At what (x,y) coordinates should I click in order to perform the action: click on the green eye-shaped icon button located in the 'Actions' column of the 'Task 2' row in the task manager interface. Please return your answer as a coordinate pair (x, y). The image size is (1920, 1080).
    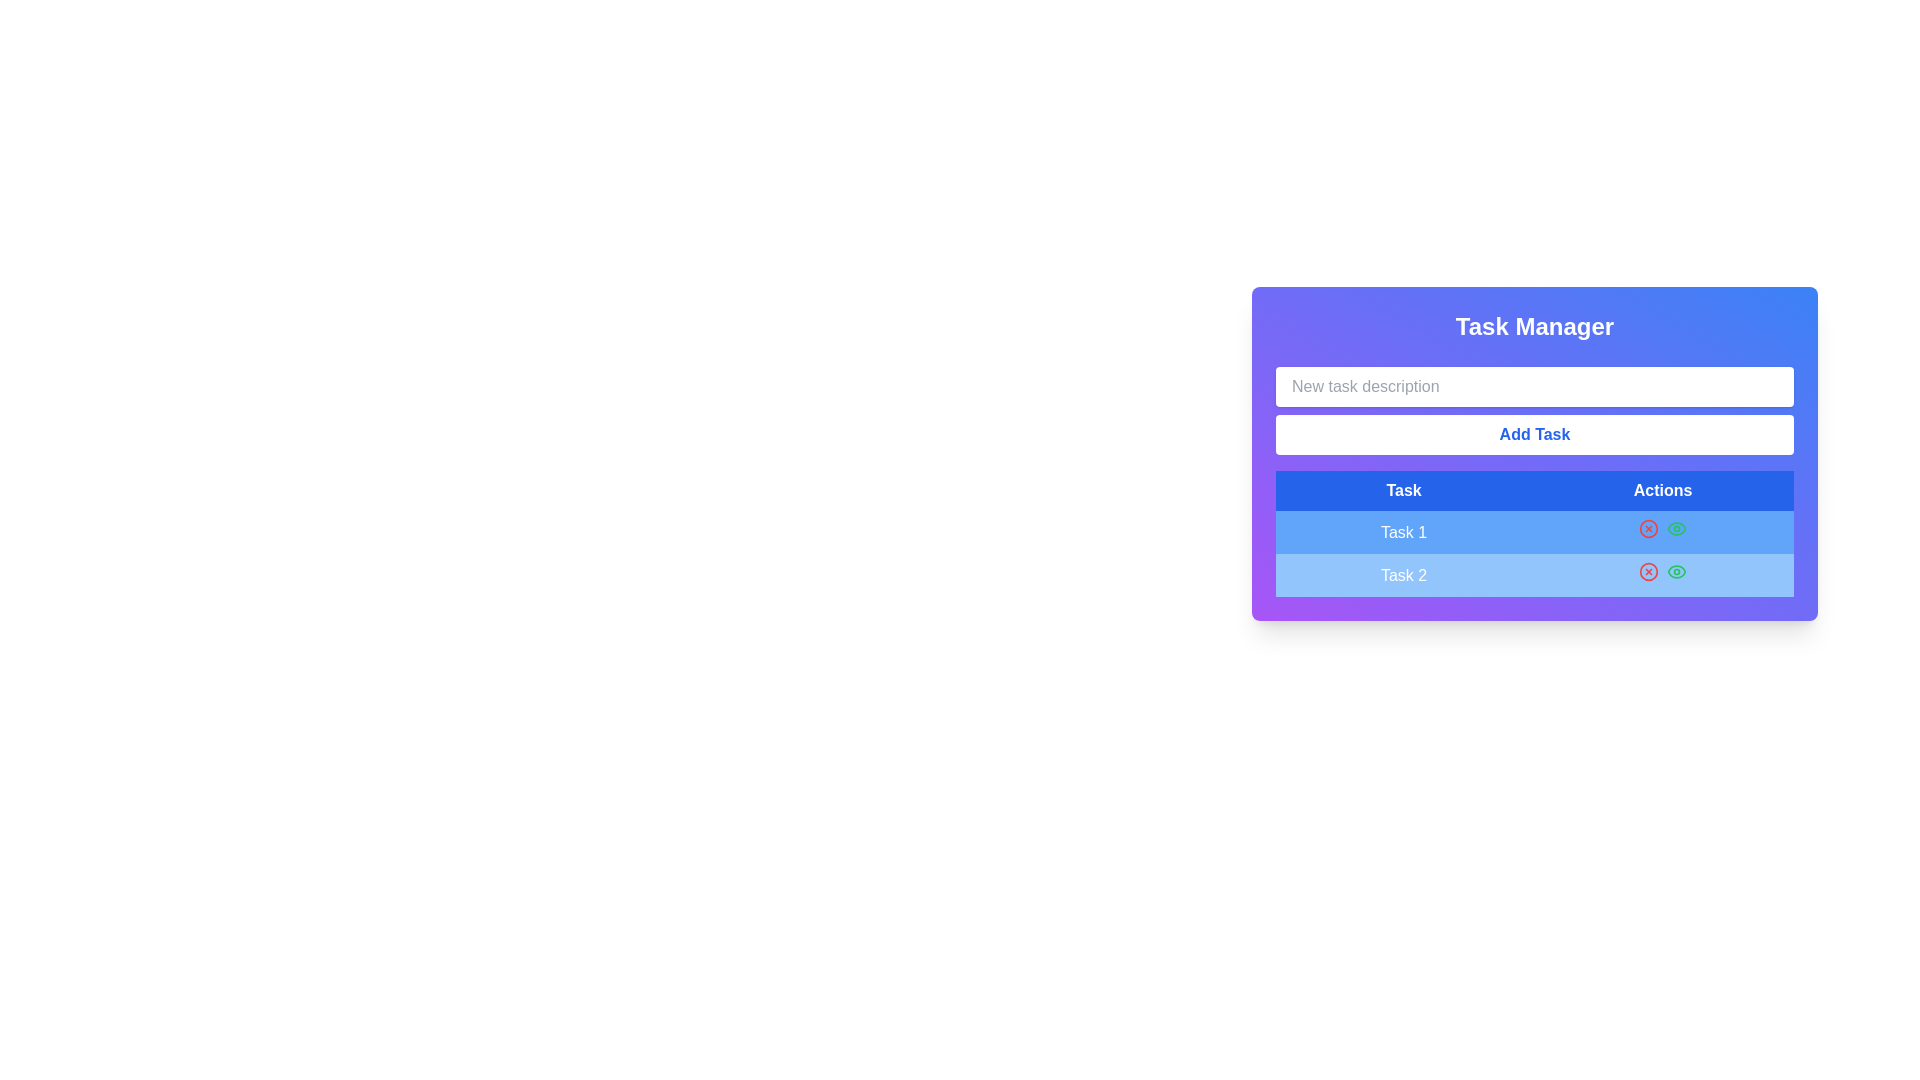
    Looking at the image, I should click on (1677, 571).